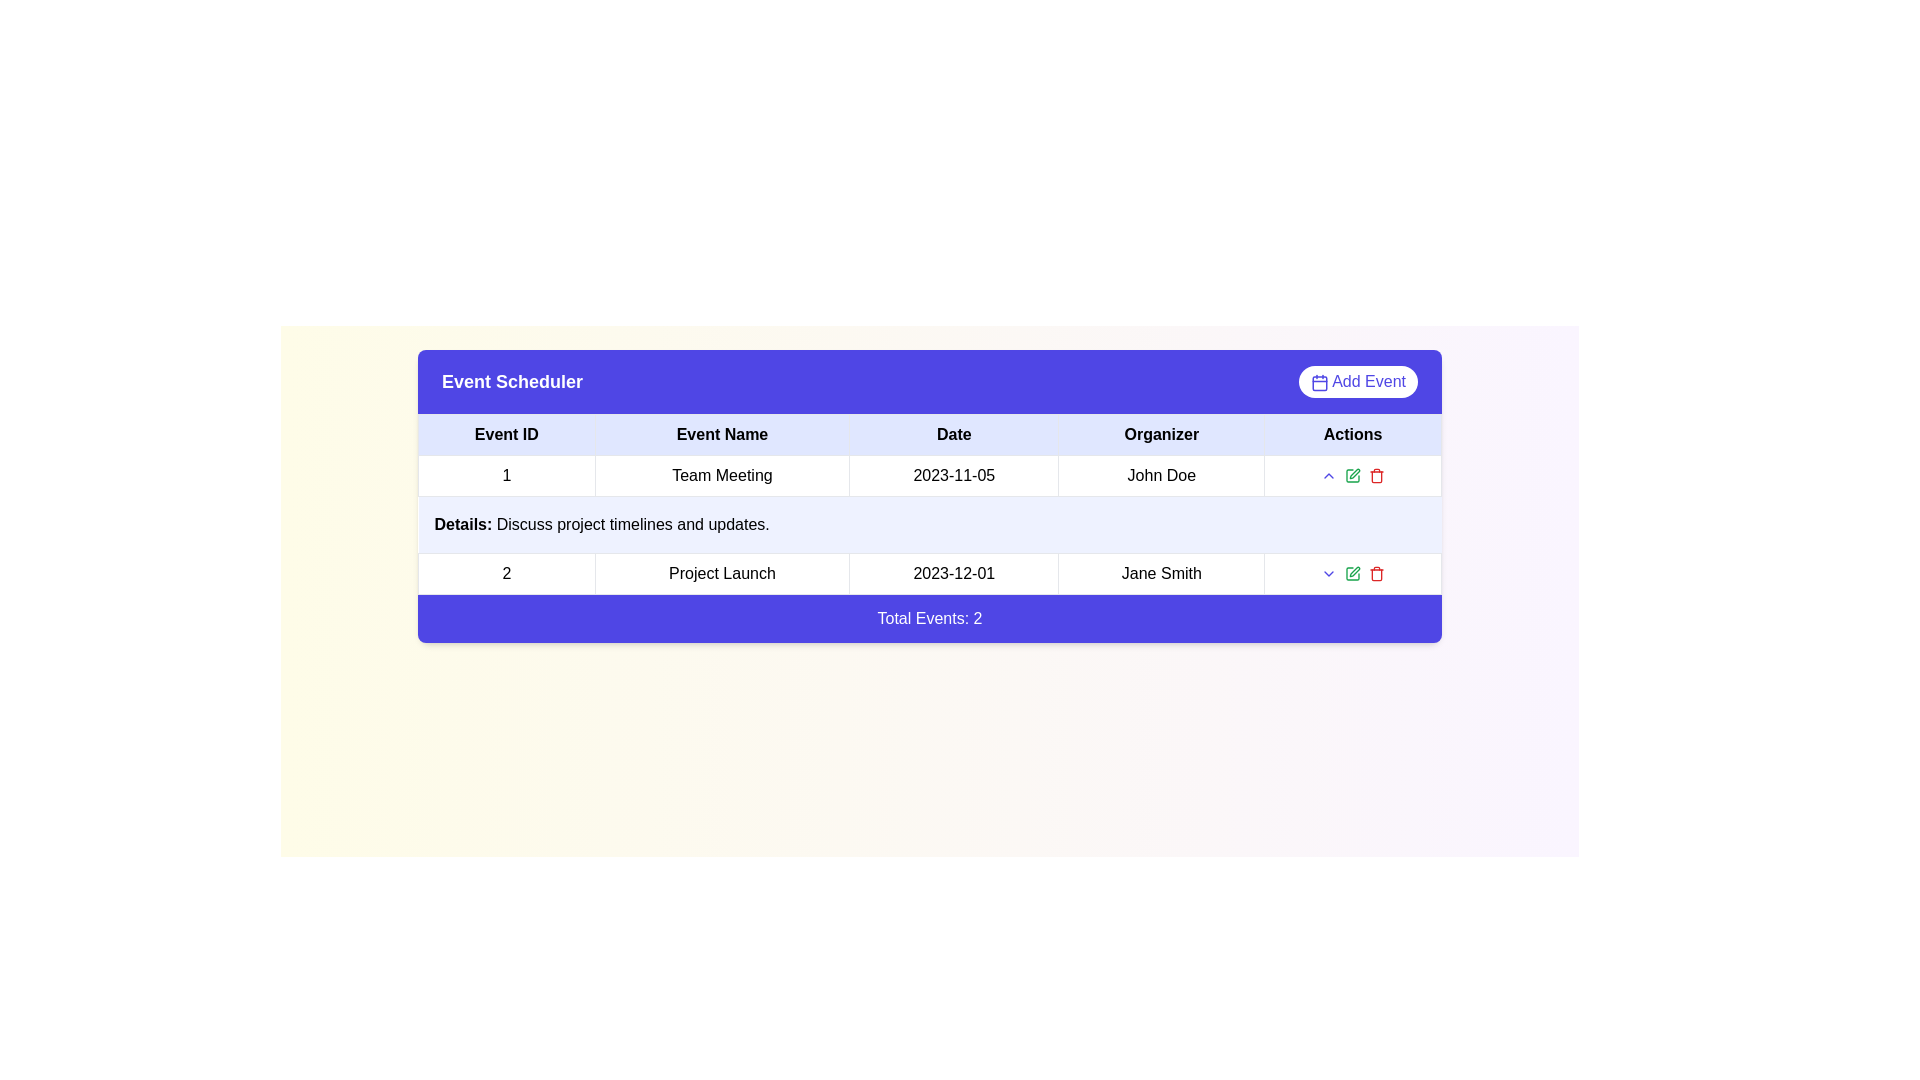 Image resolution: width=1920 pixels, height=1080 pixels. Describe the element at coordinates (512, 381) in the screenshot. I see `the text label in the purple header bar that serves as the title for the event scheduler interface` at that location.